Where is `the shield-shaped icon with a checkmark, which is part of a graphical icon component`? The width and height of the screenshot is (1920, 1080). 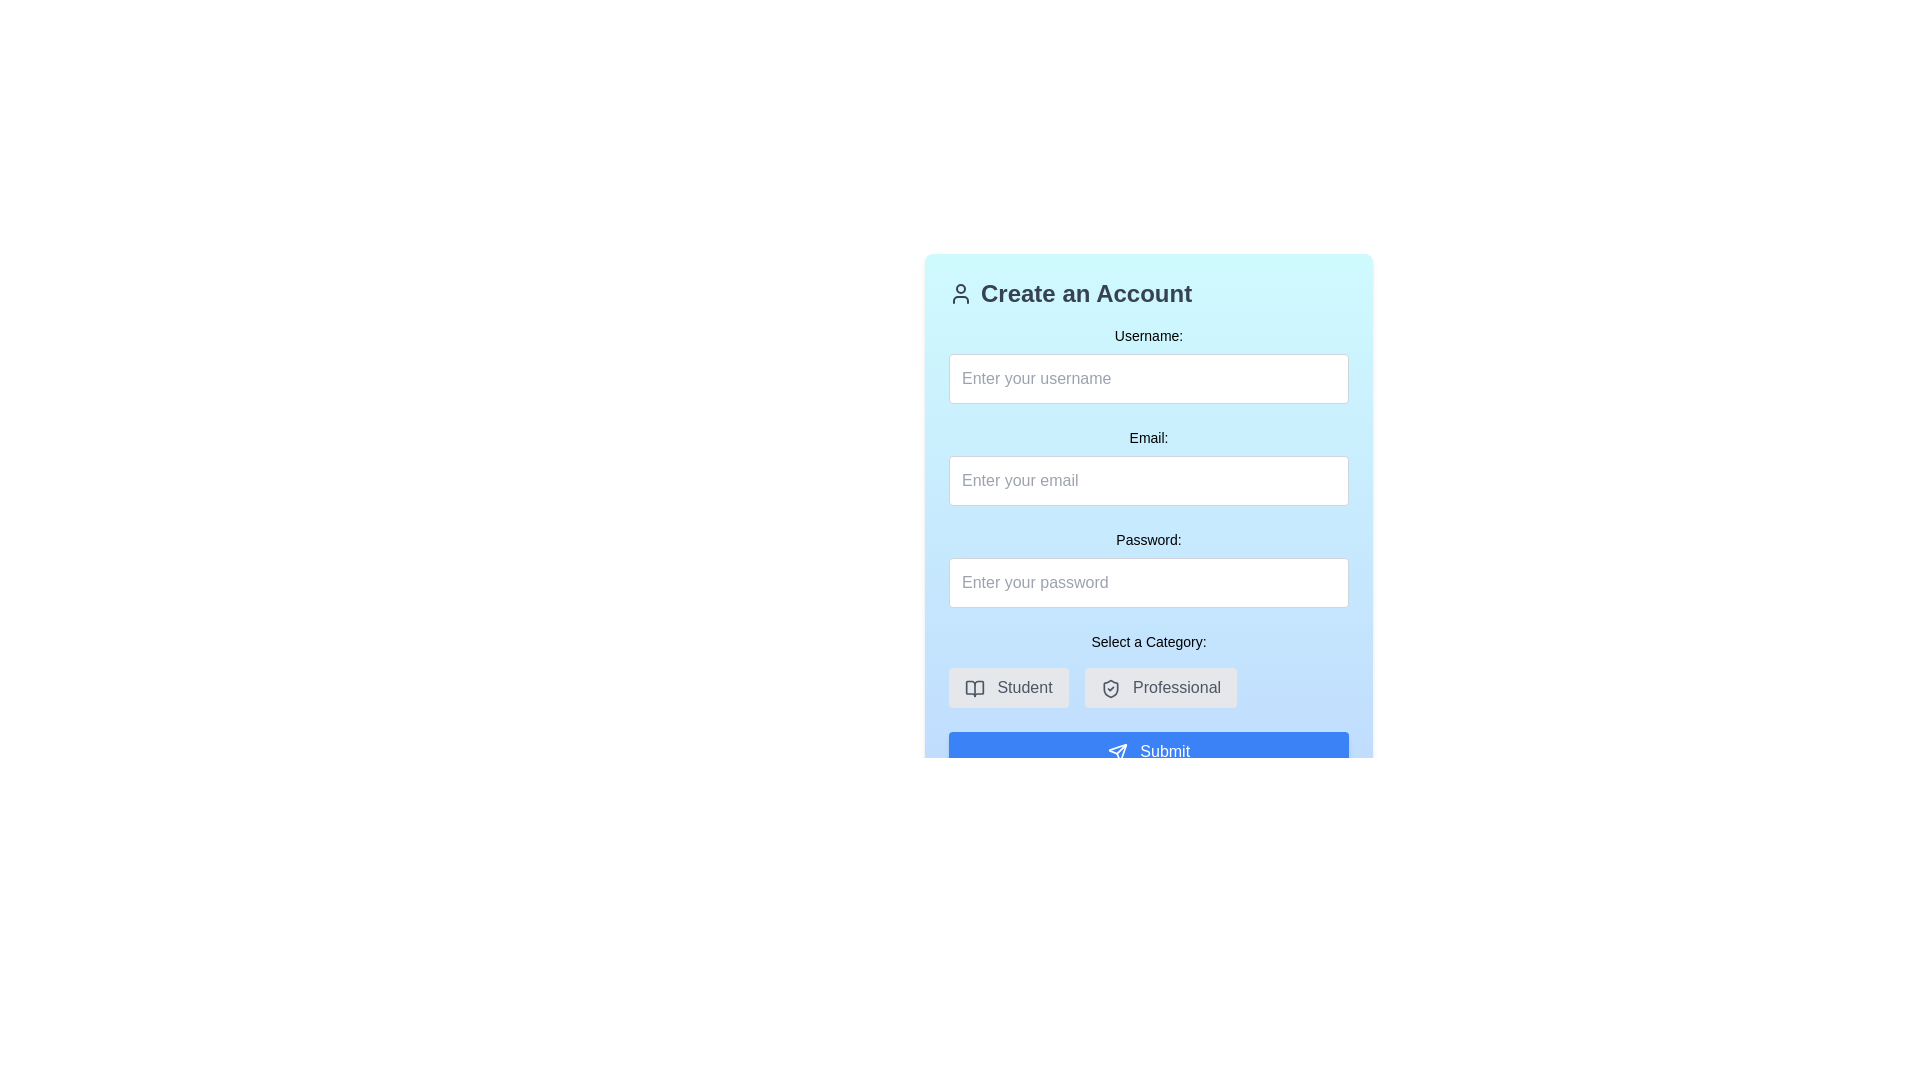 the shield-shaped icon with a checkmark, which is part of a graphical icon component is located at coordinates (1109, 687).